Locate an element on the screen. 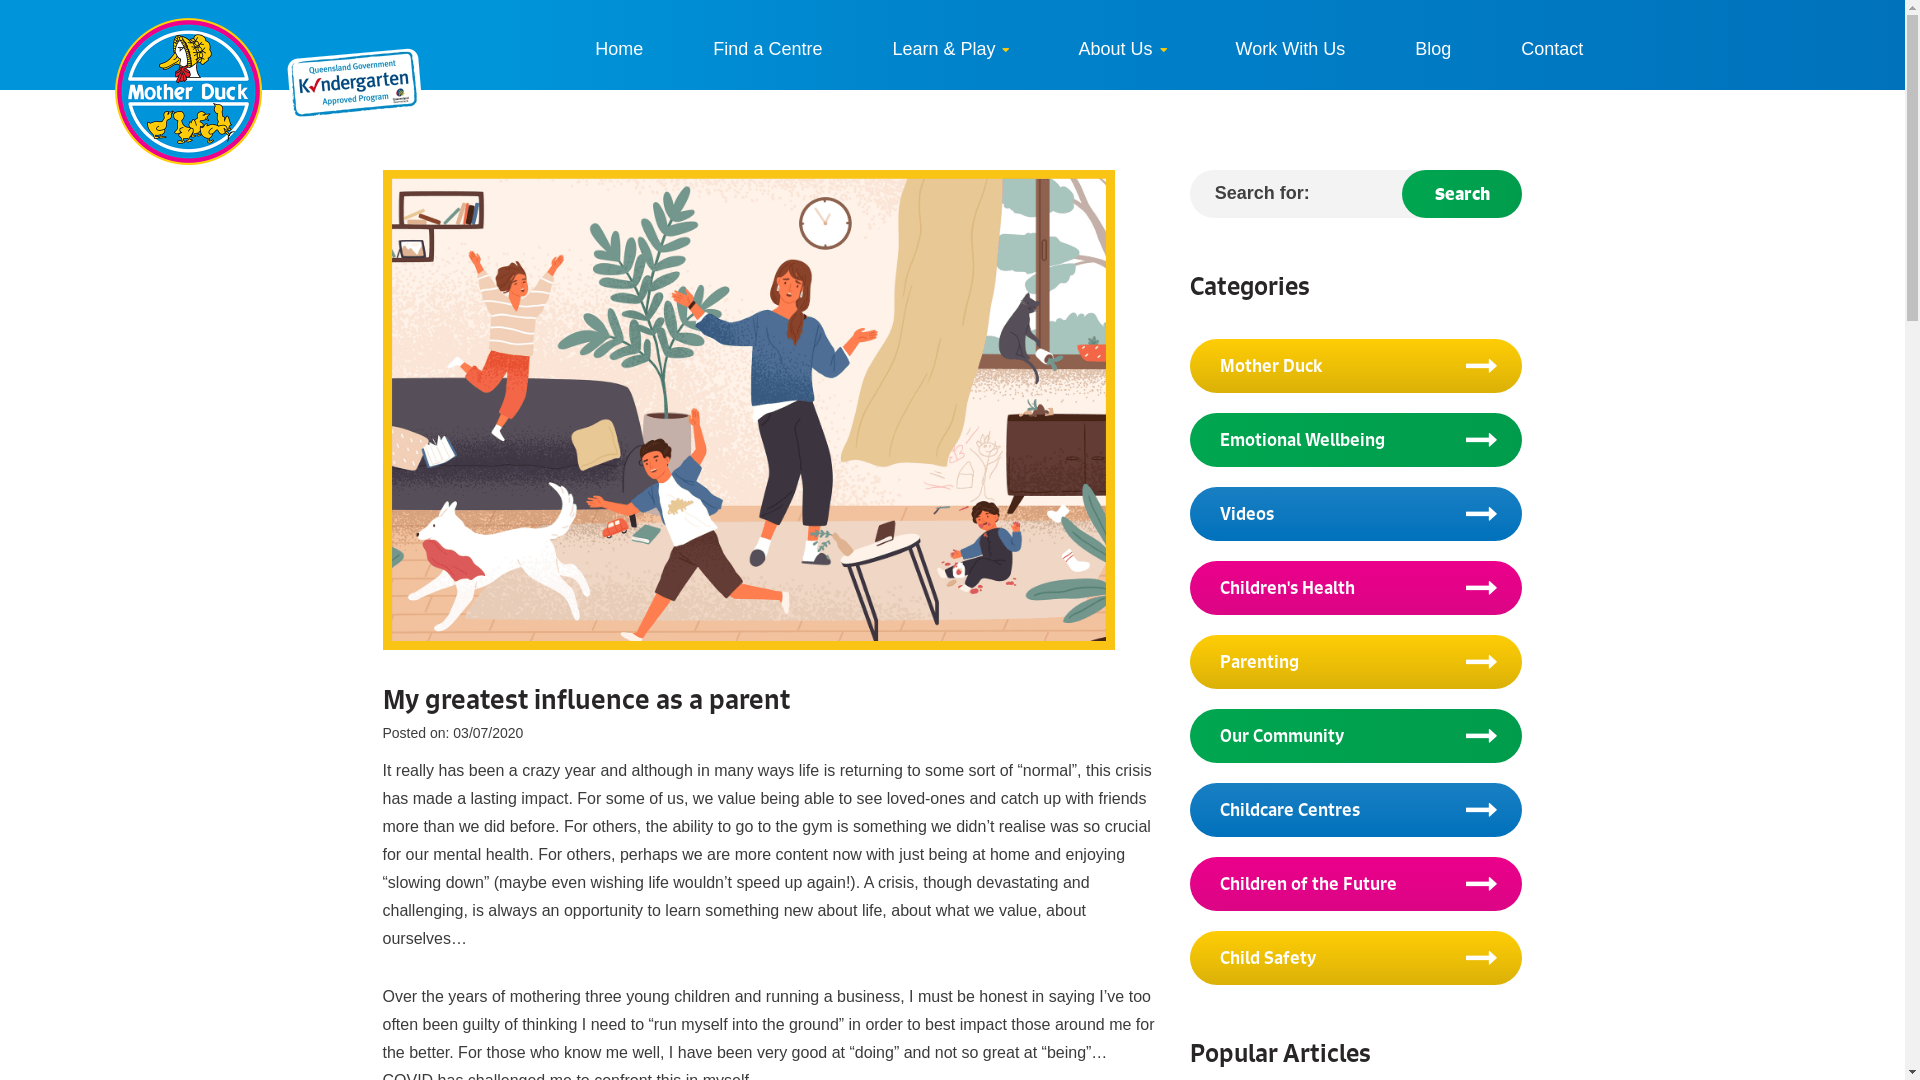 The height and width of the screenshot is (1080, 1920). 'Parenting' is located at coordinates (1356, 662).